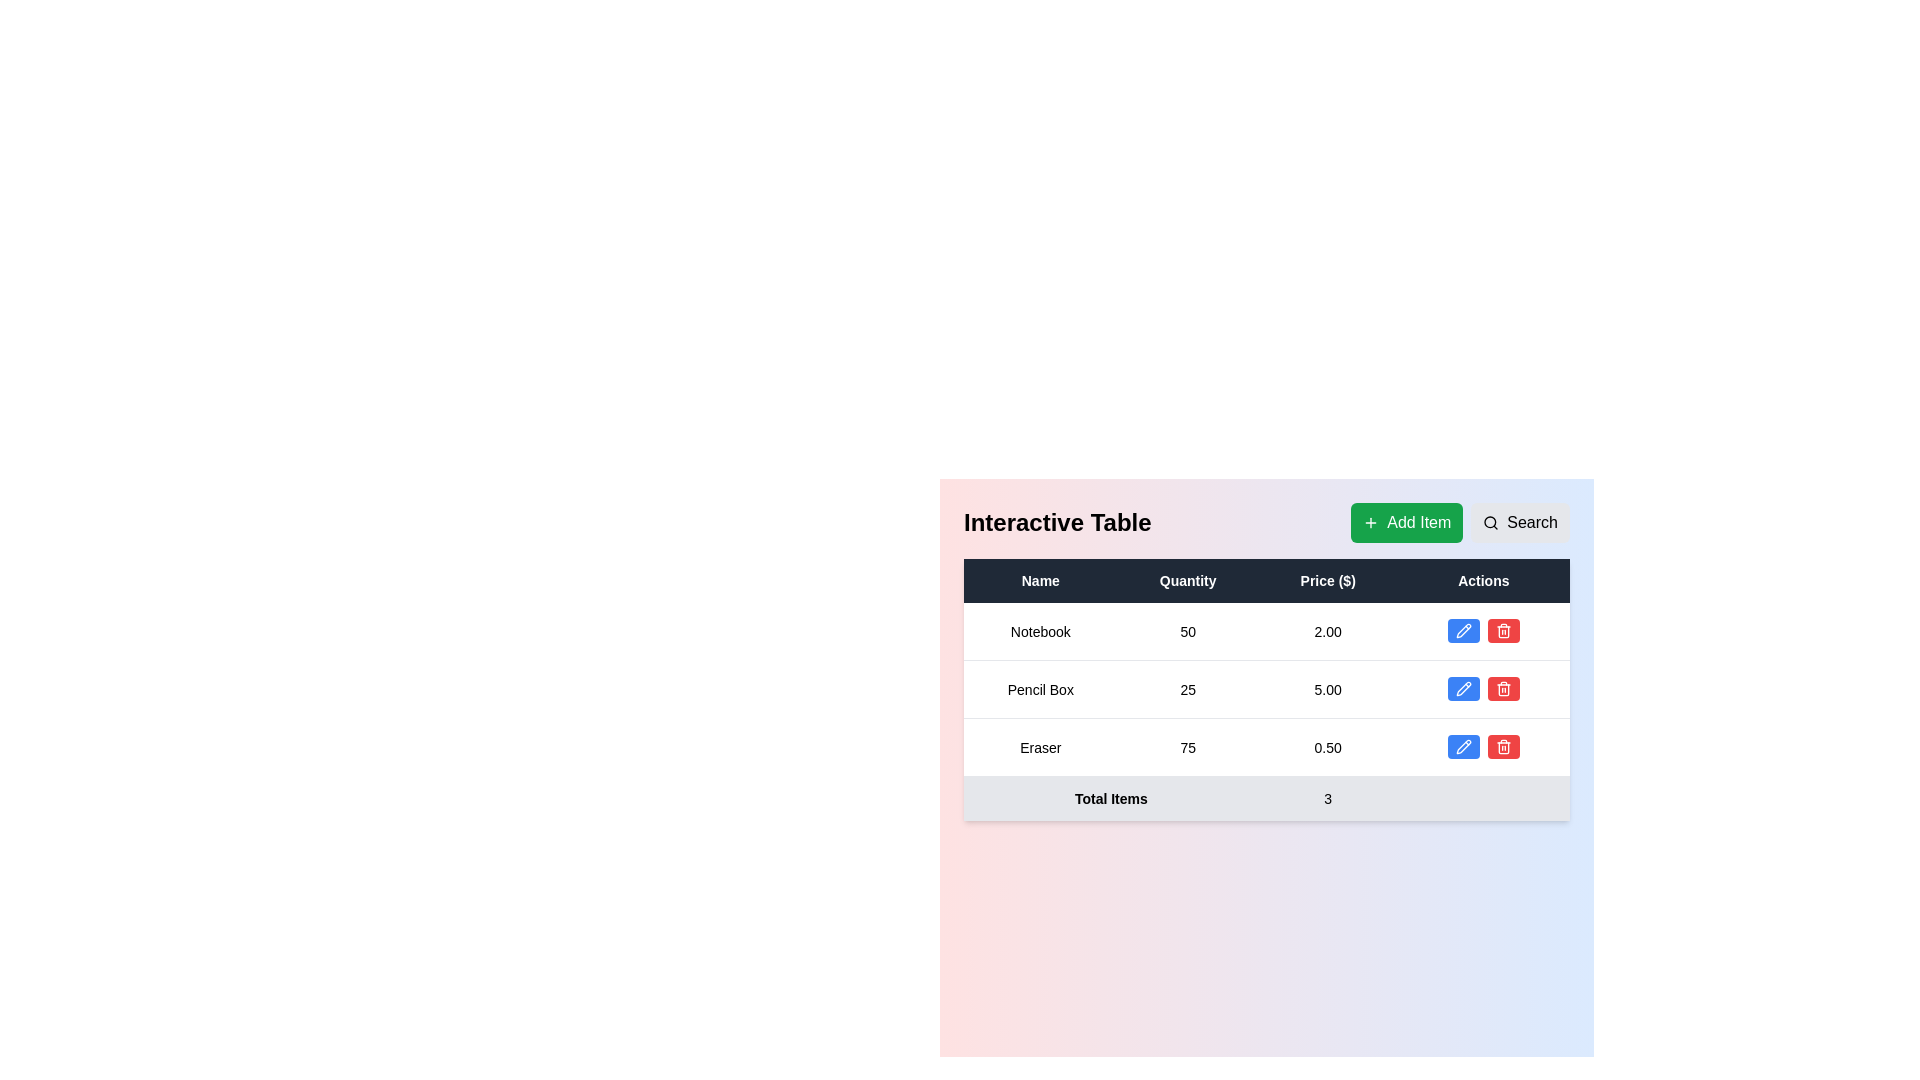  What do you see at coordinates (1463, 688) in the screenshot?
I see `the blue rounded rectangular button with a white pencil icon in the 'Actions' column of the second row` at bounding box center [1463, 688].